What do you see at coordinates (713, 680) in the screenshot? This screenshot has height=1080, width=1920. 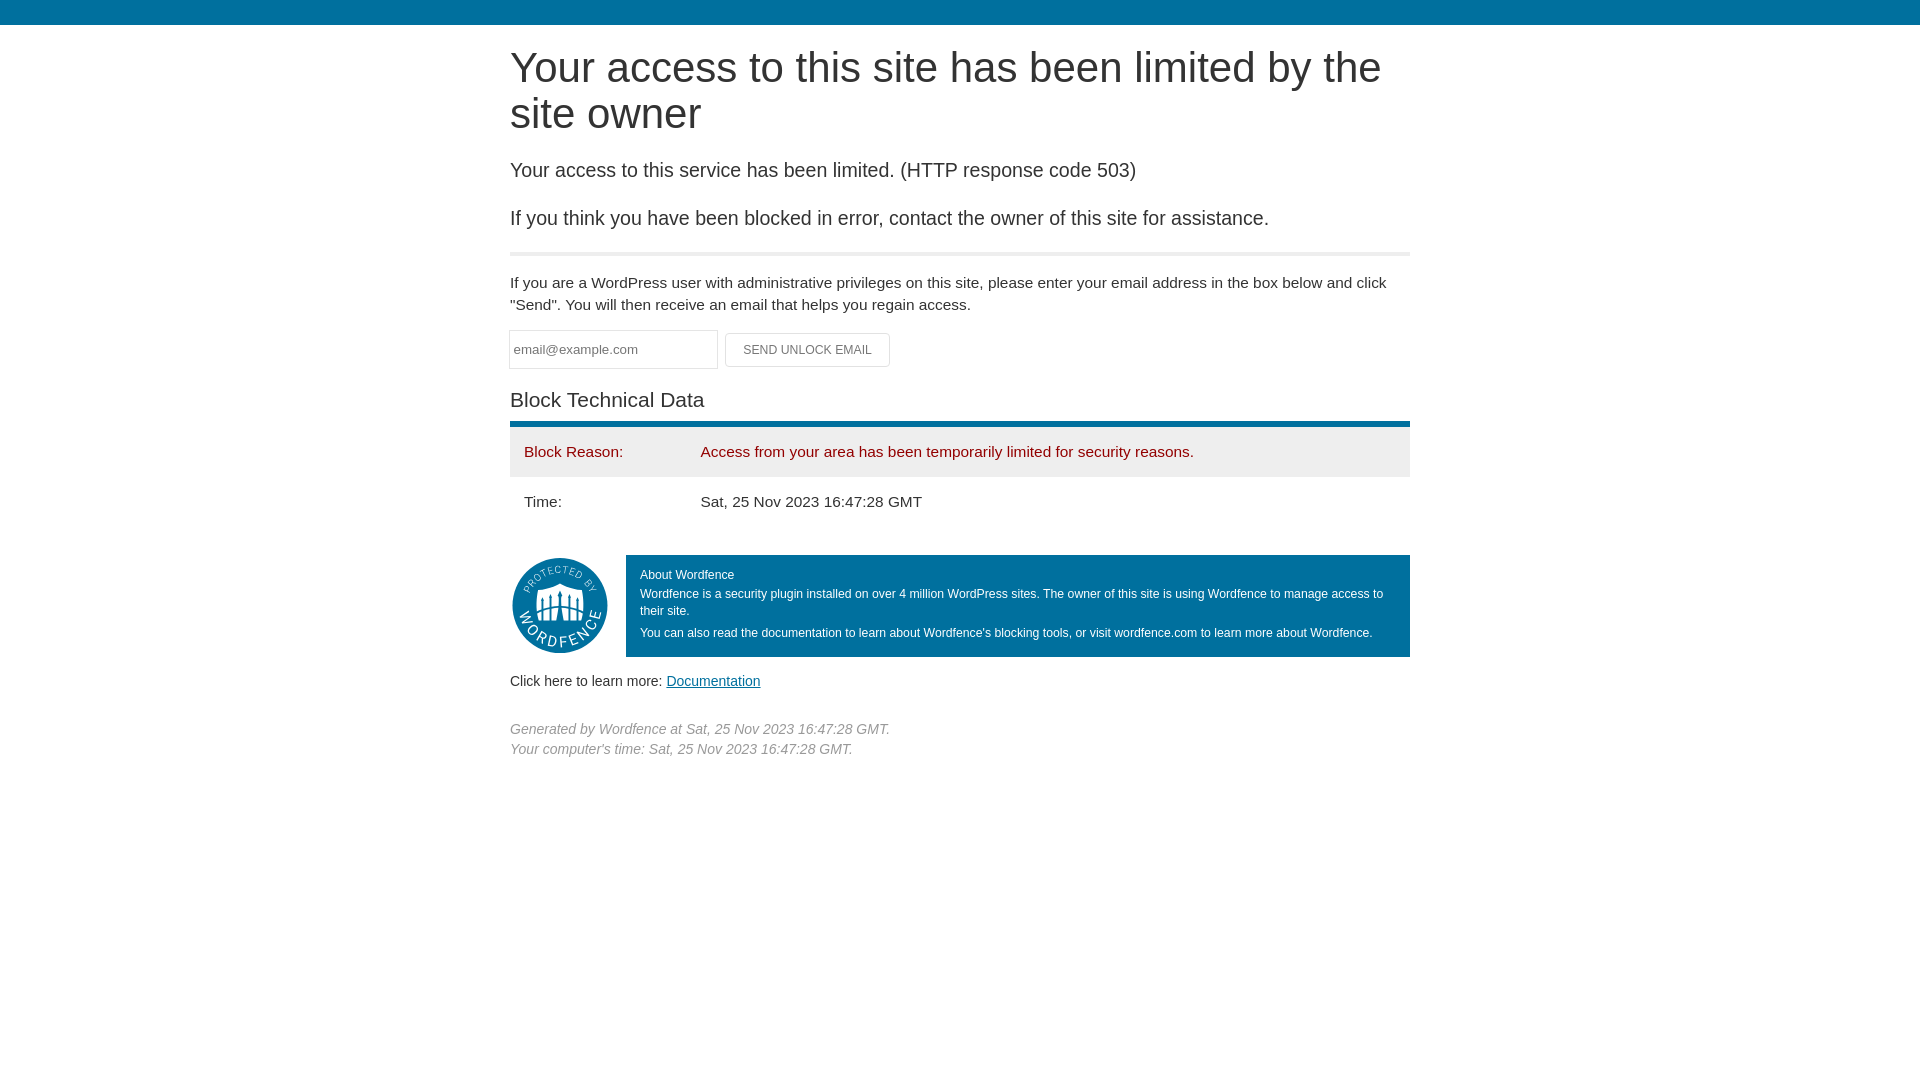 I see `'Documentation'` at bounding box center [713, 680].